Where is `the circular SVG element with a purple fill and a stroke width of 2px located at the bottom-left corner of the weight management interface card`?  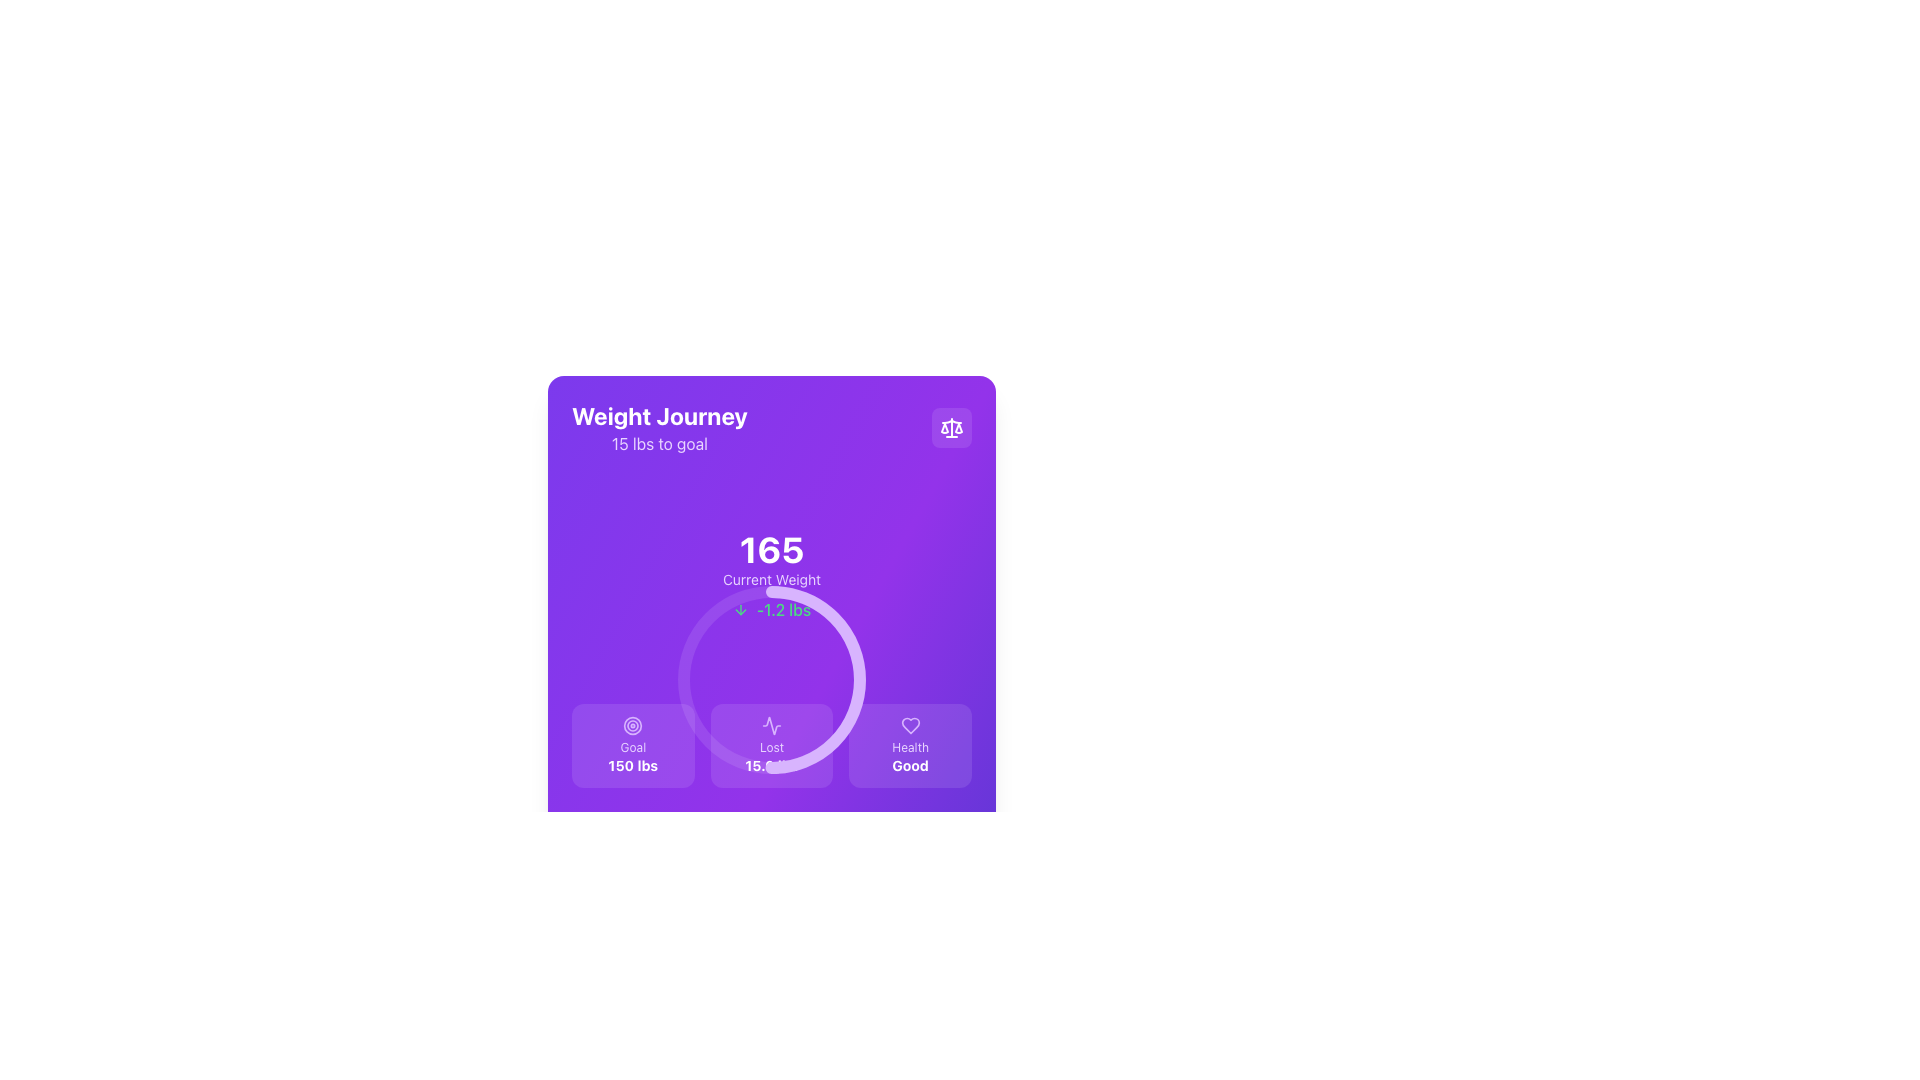
the circular SVG element with a purple fill and a stroke width of 2px located at the bottom-left corner of the weight management interface card is located at coordinates (632, 725).